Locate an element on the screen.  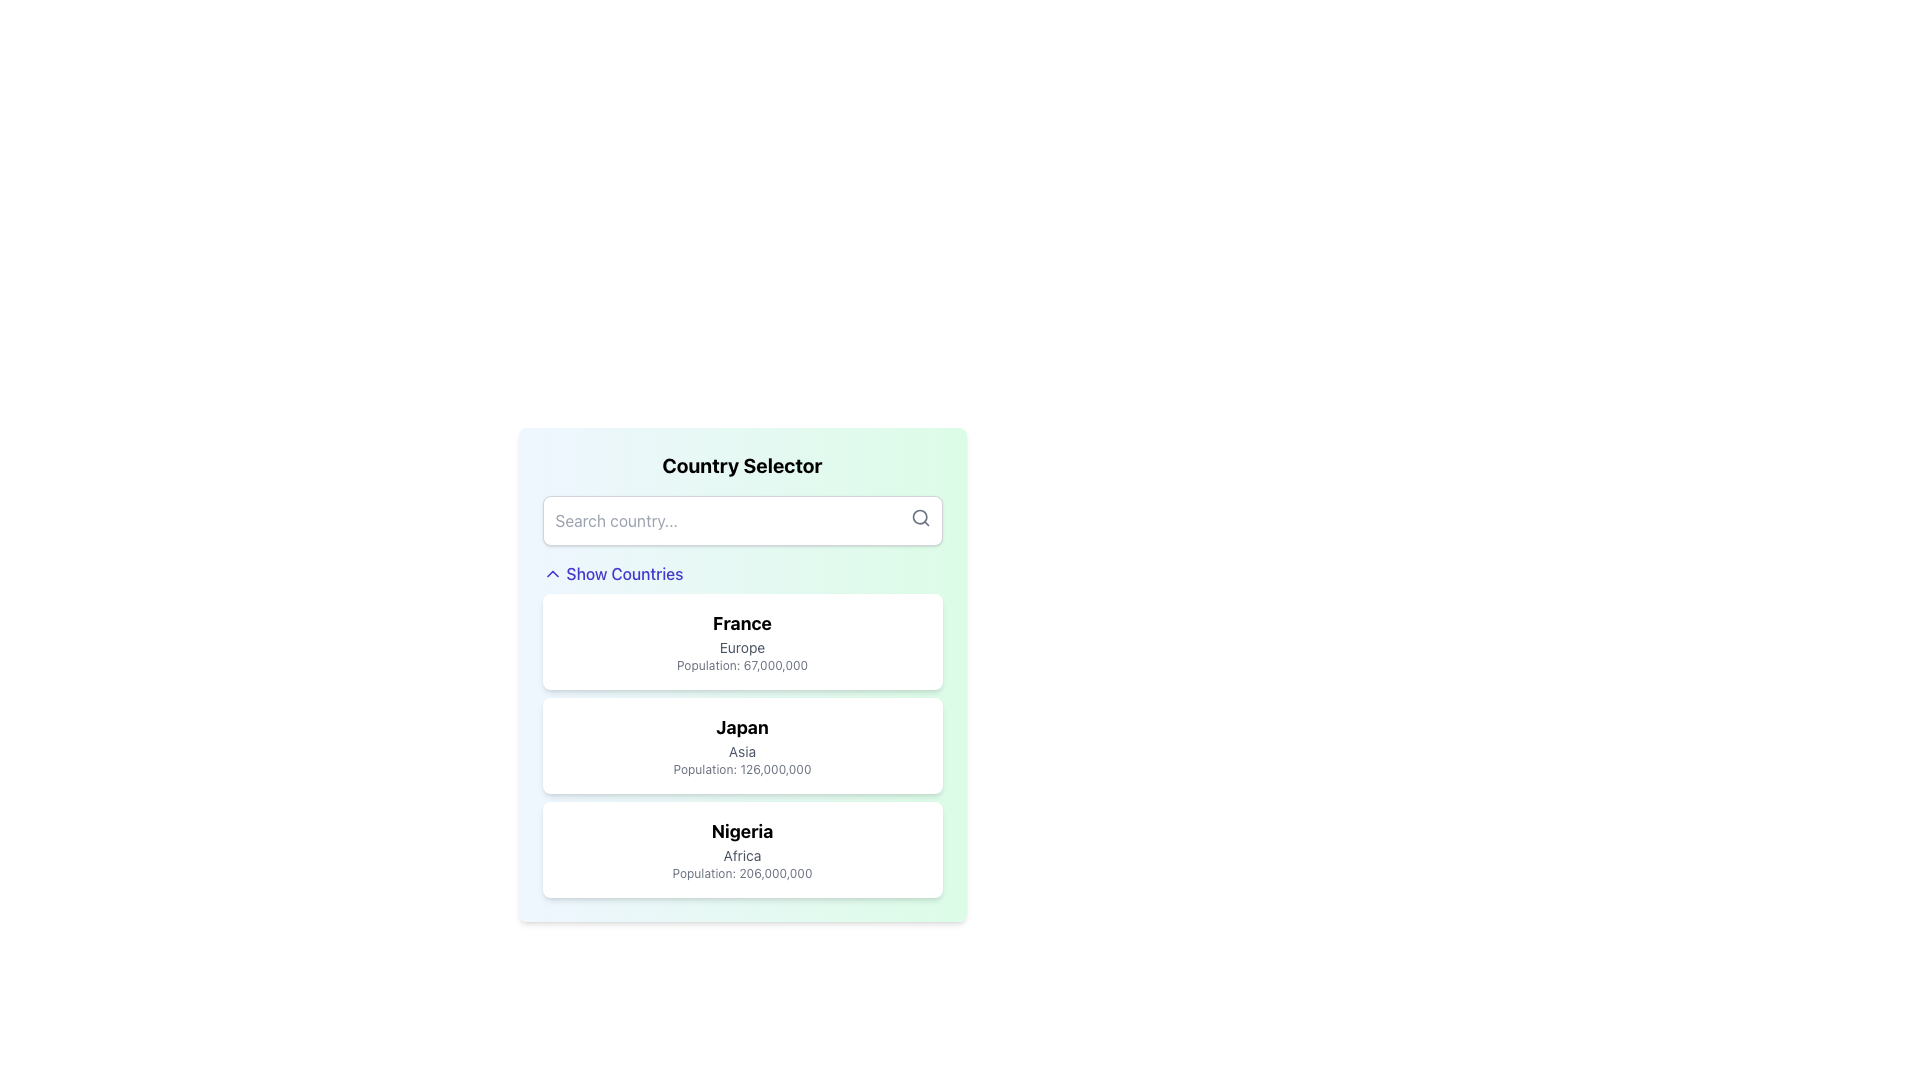
the text label displaying 'Asia', which is located below the title 'Japan' and above the population line is located at coordinates (741, 752).